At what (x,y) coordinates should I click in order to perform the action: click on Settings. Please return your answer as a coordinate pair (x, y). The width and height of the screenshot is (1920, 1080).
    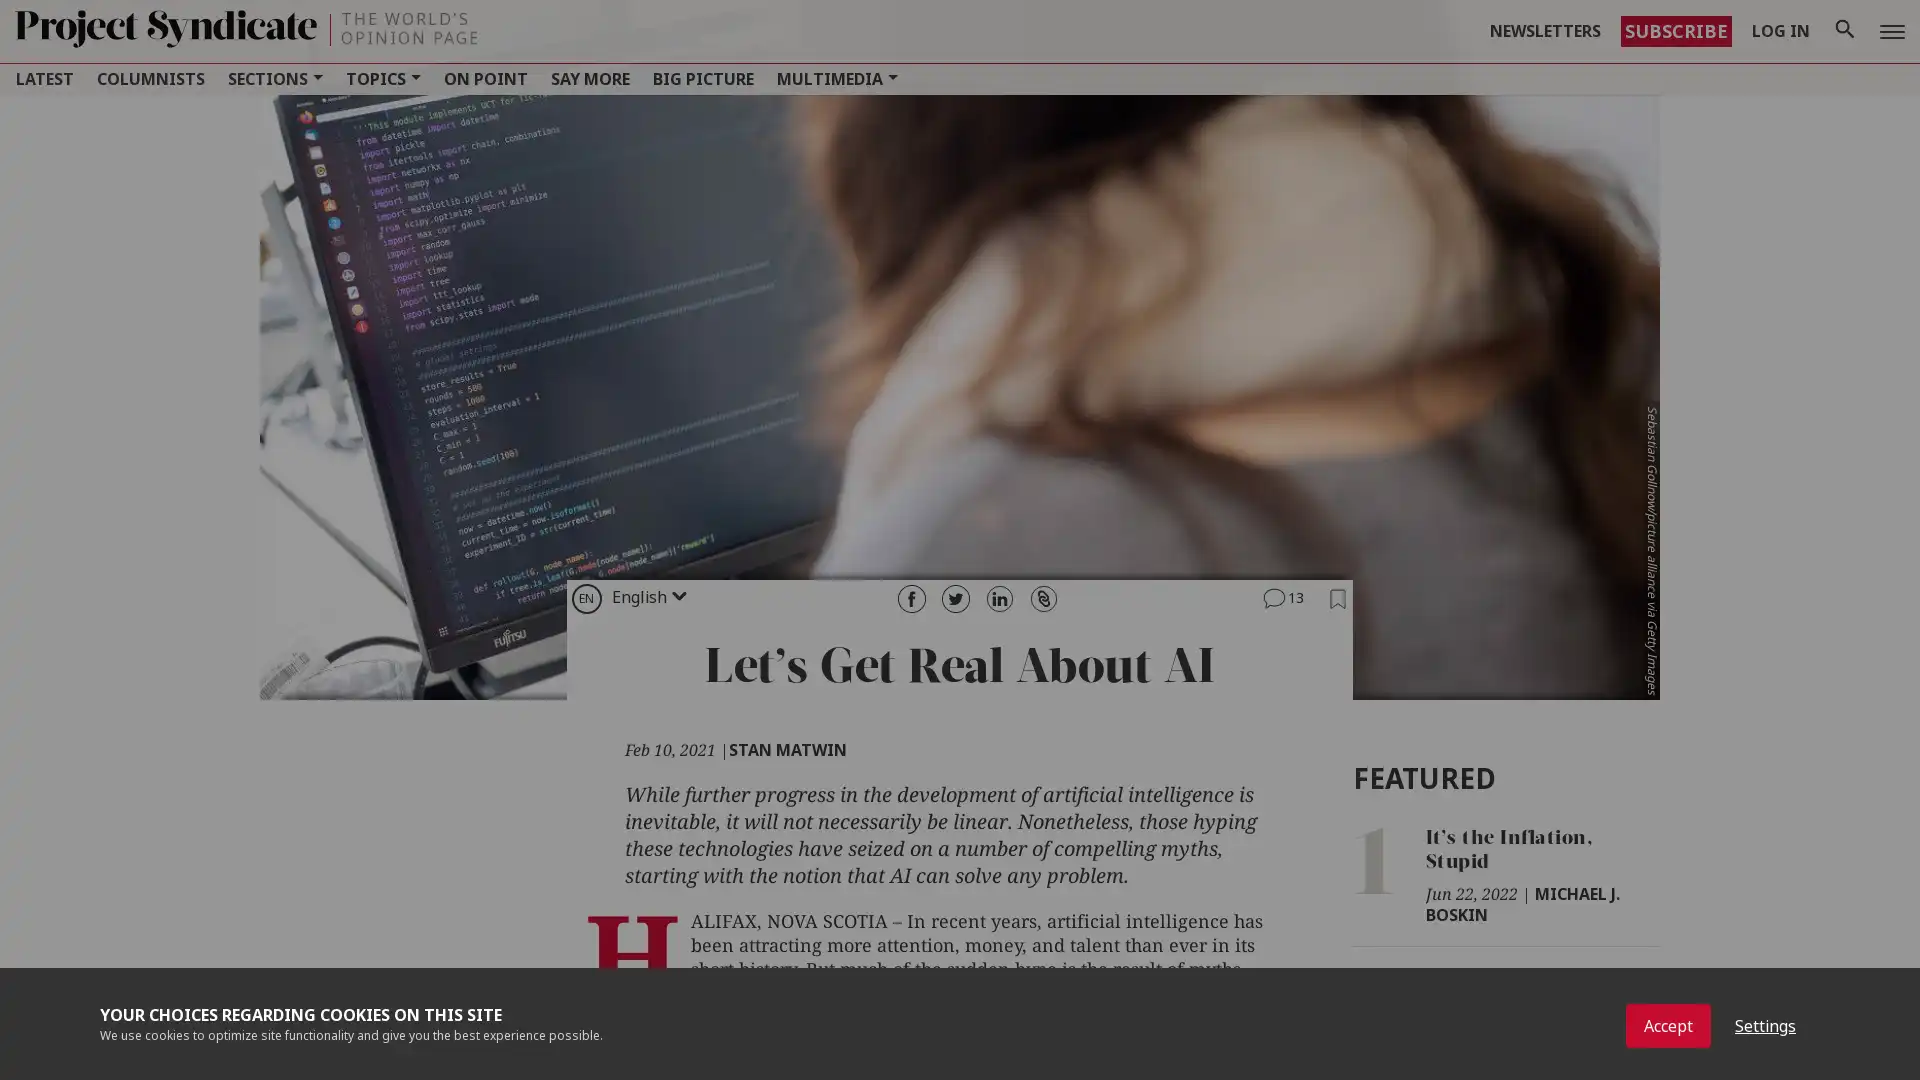
    Looking at the image, I should click on (1765, 1026).